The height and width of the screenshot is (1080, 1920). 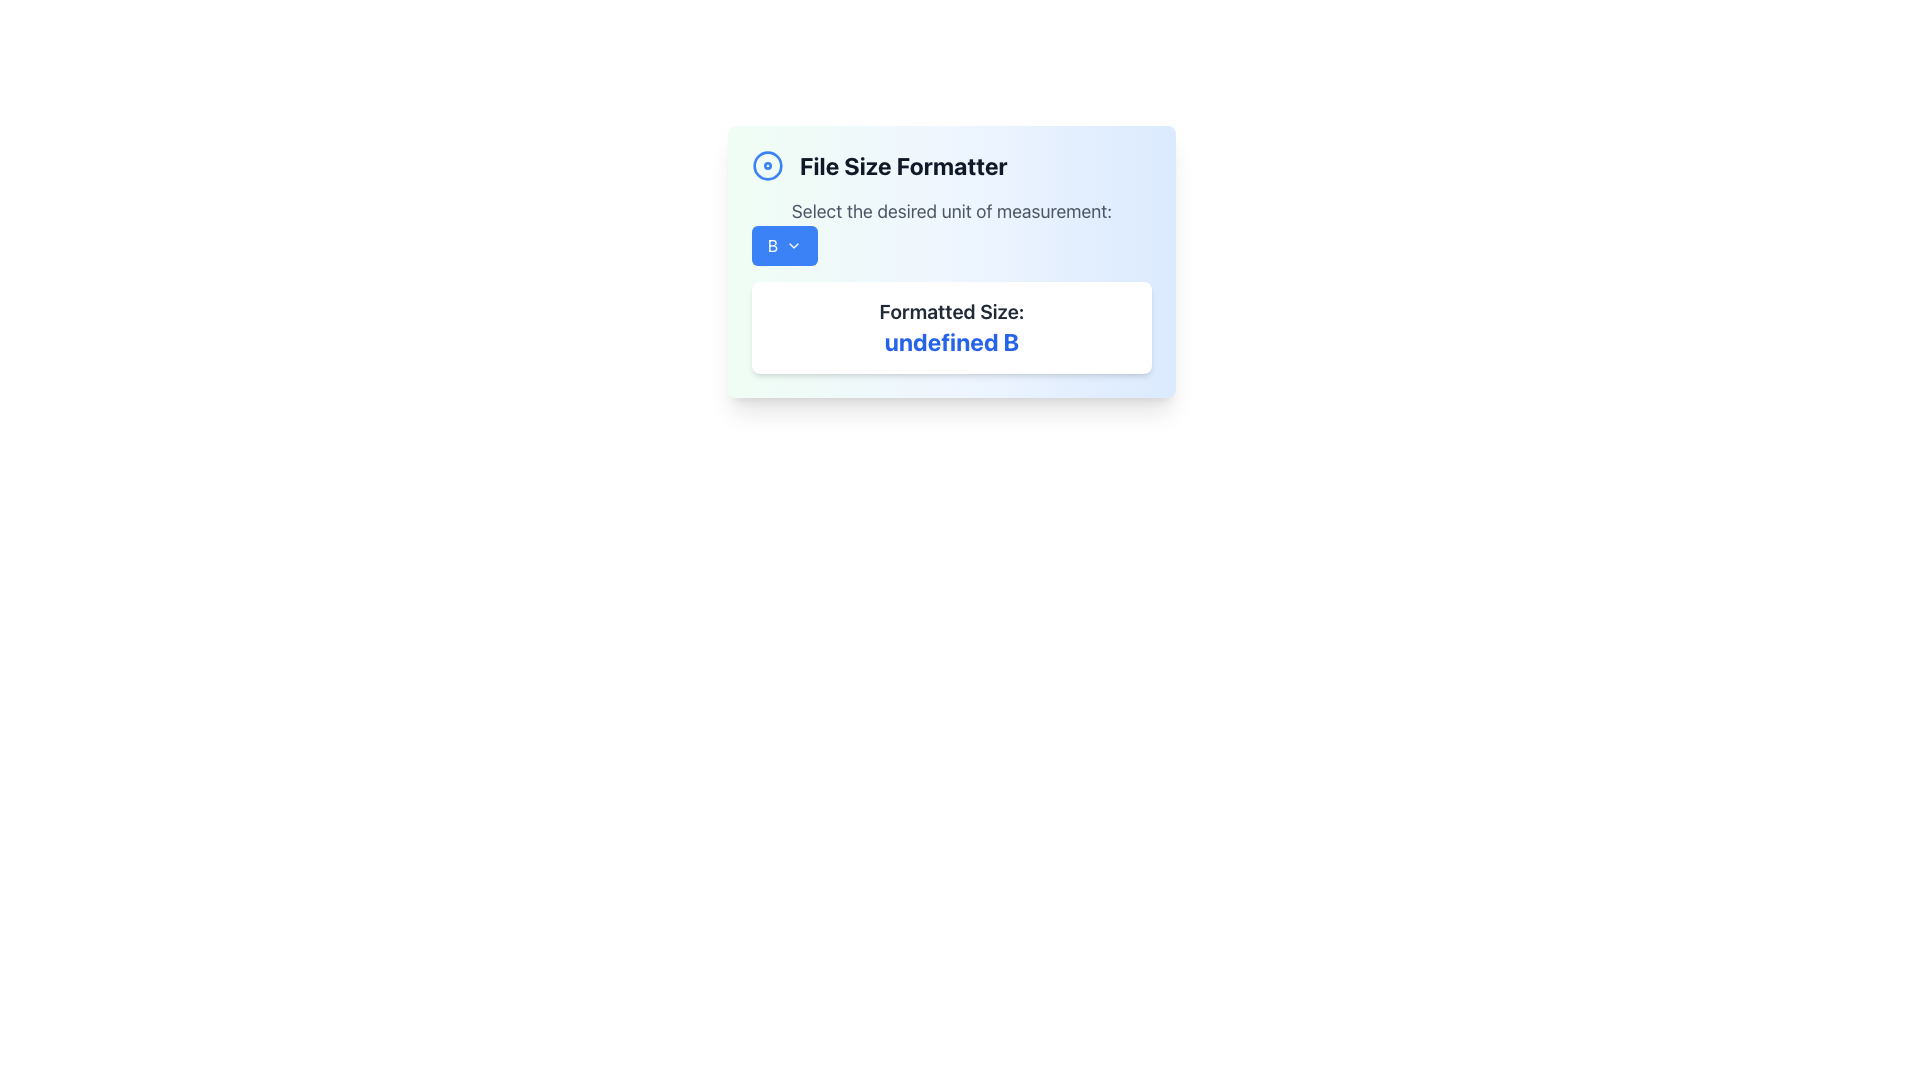 What do you see at coordinates (784, 245) in the screenshot?
I see `the button with a blue background and a bold white letter 'B' followed by a downward-facing chevron icon` at bounding box center [784, 245].